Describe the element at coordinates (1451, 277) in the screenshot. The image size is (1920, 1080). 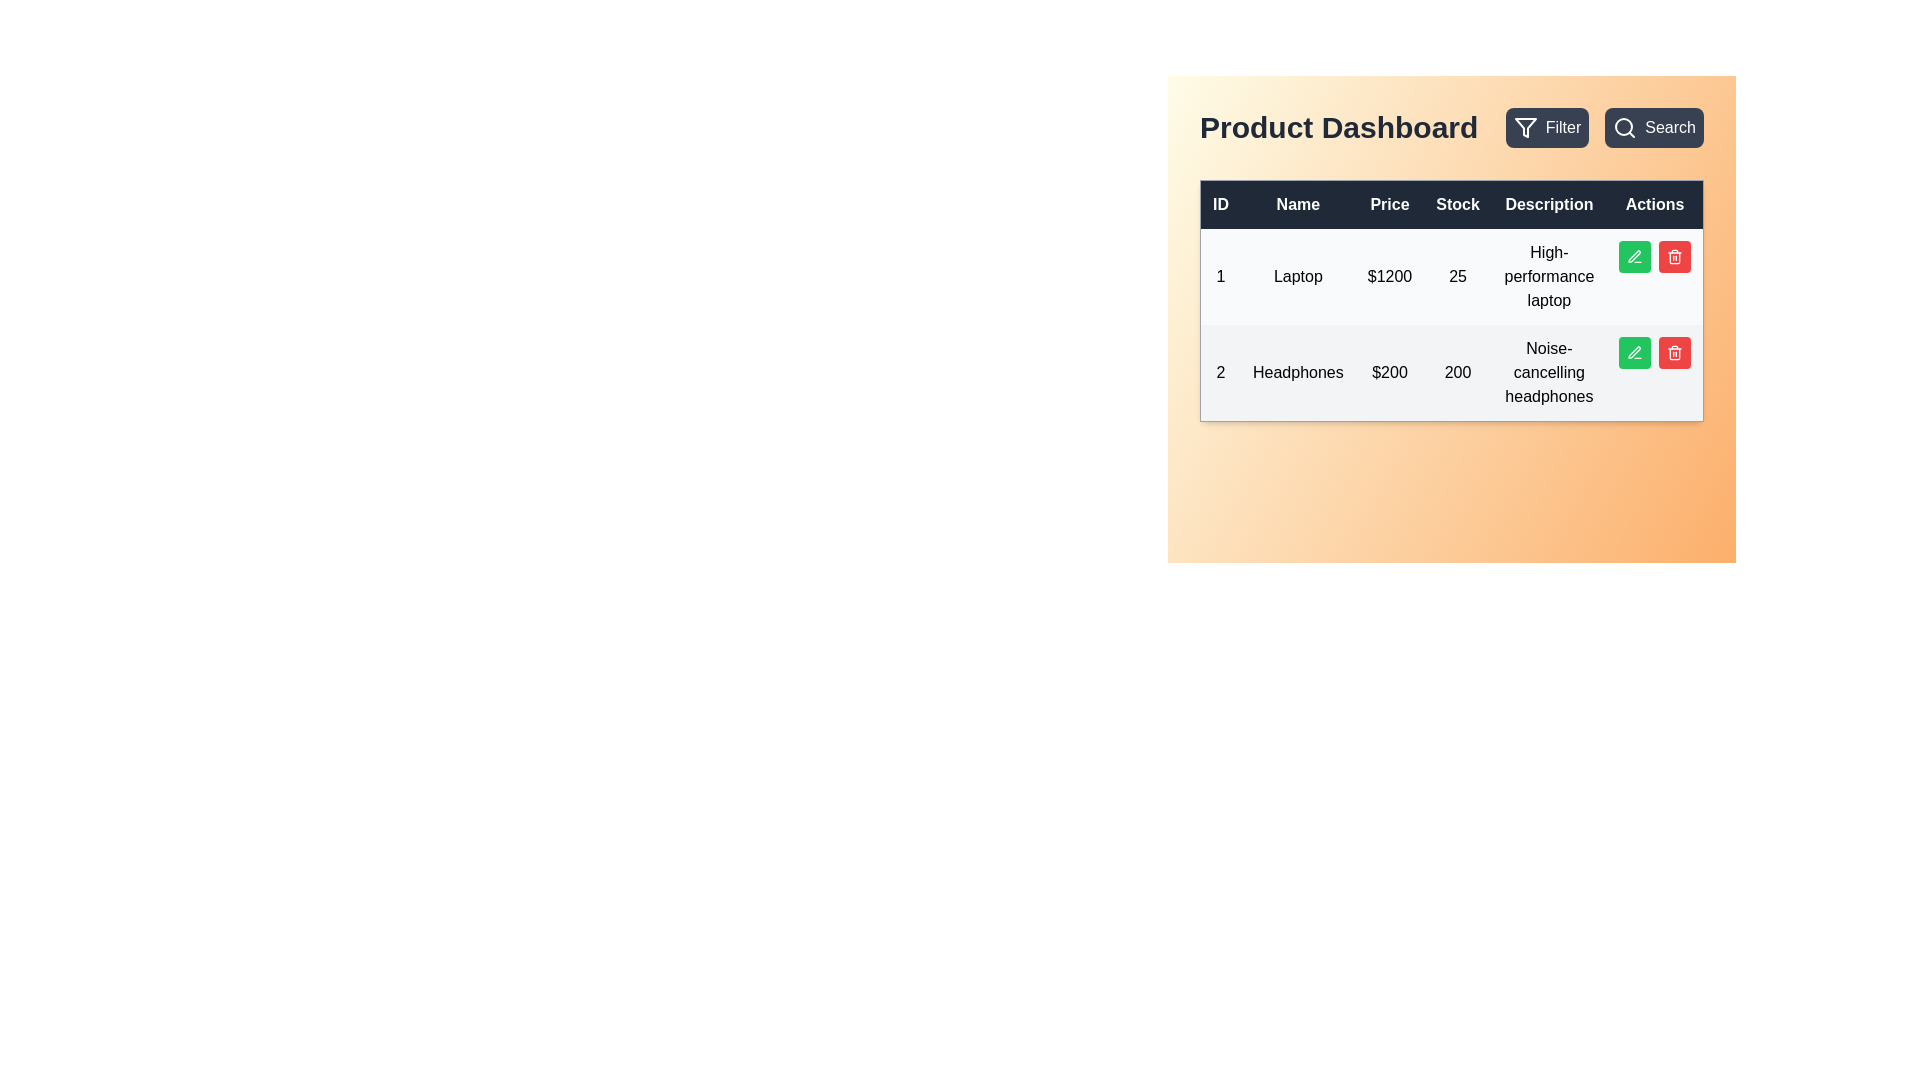
I see `the first table row containing product details for 'Laptop'` at that location.